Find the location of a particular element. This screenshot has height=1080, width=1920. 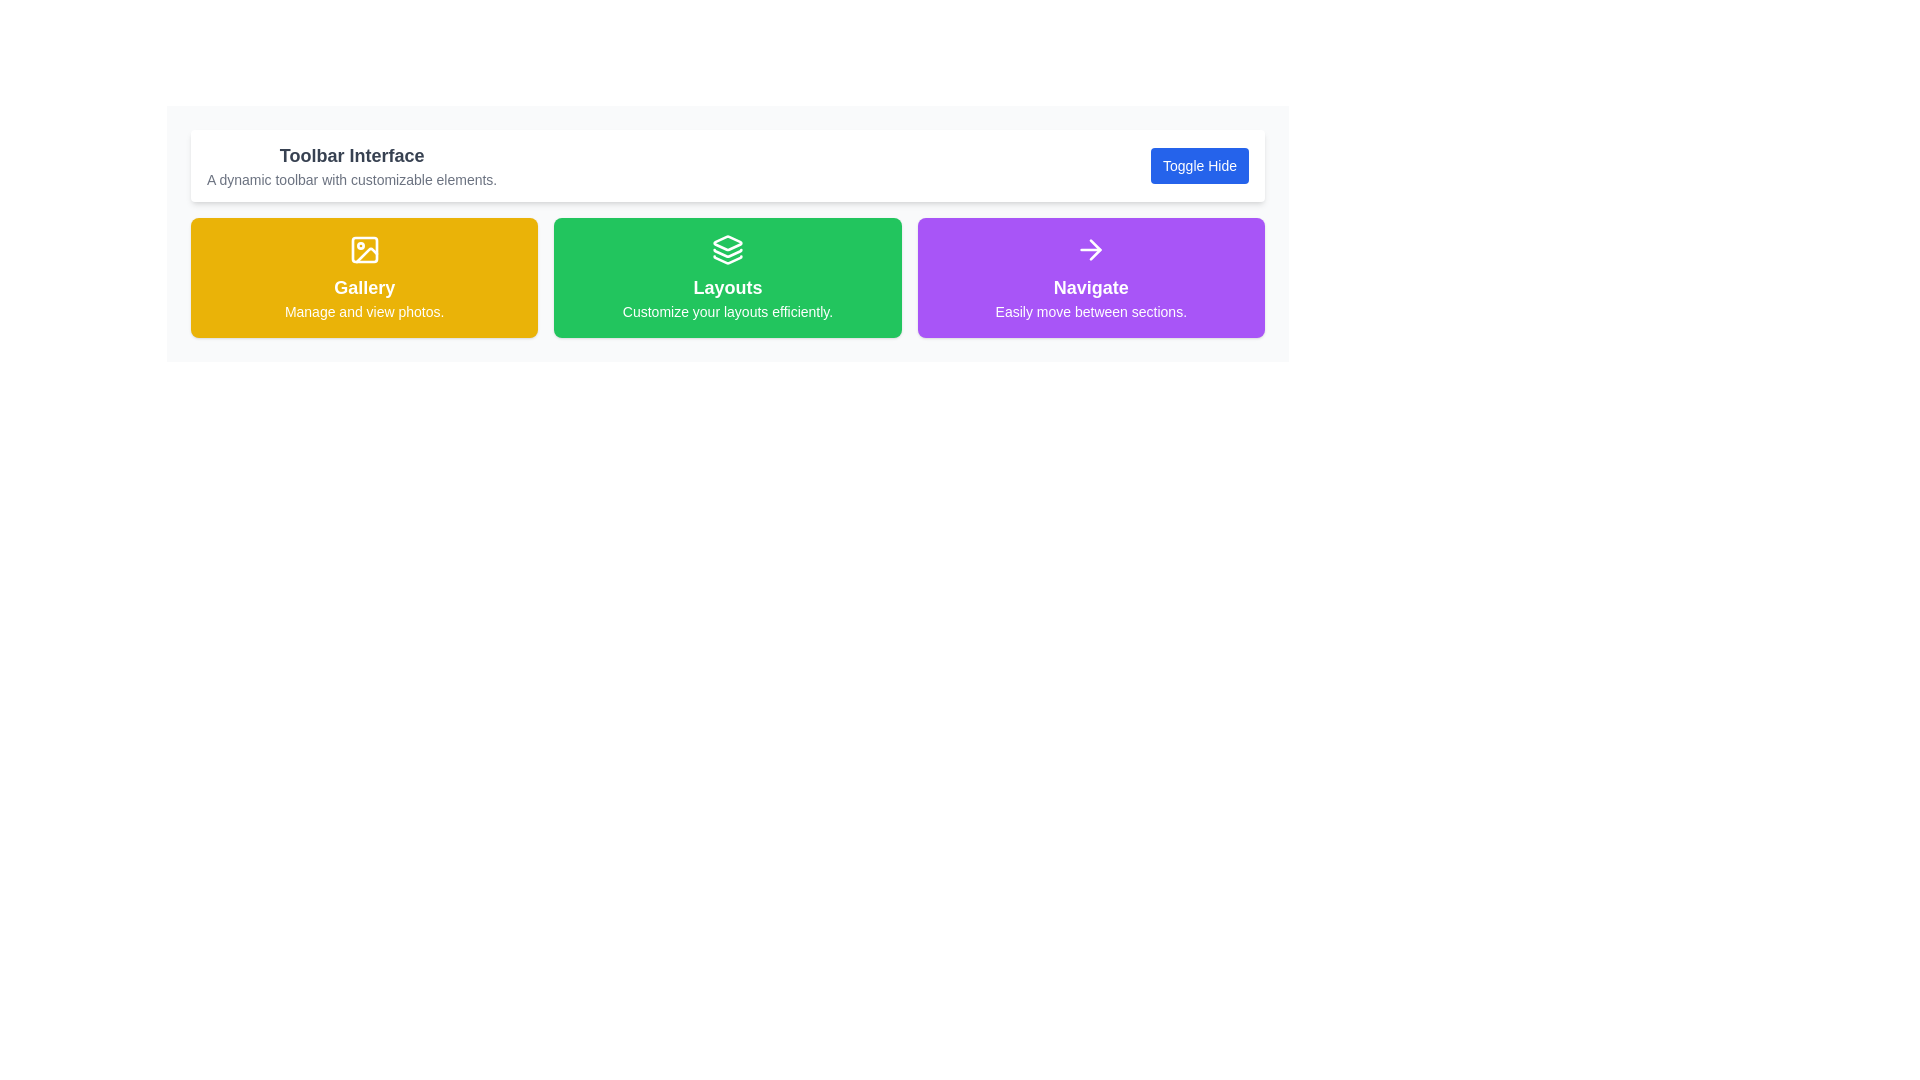

the 'Navigate' text block element is located at coordinates (1090, 288).